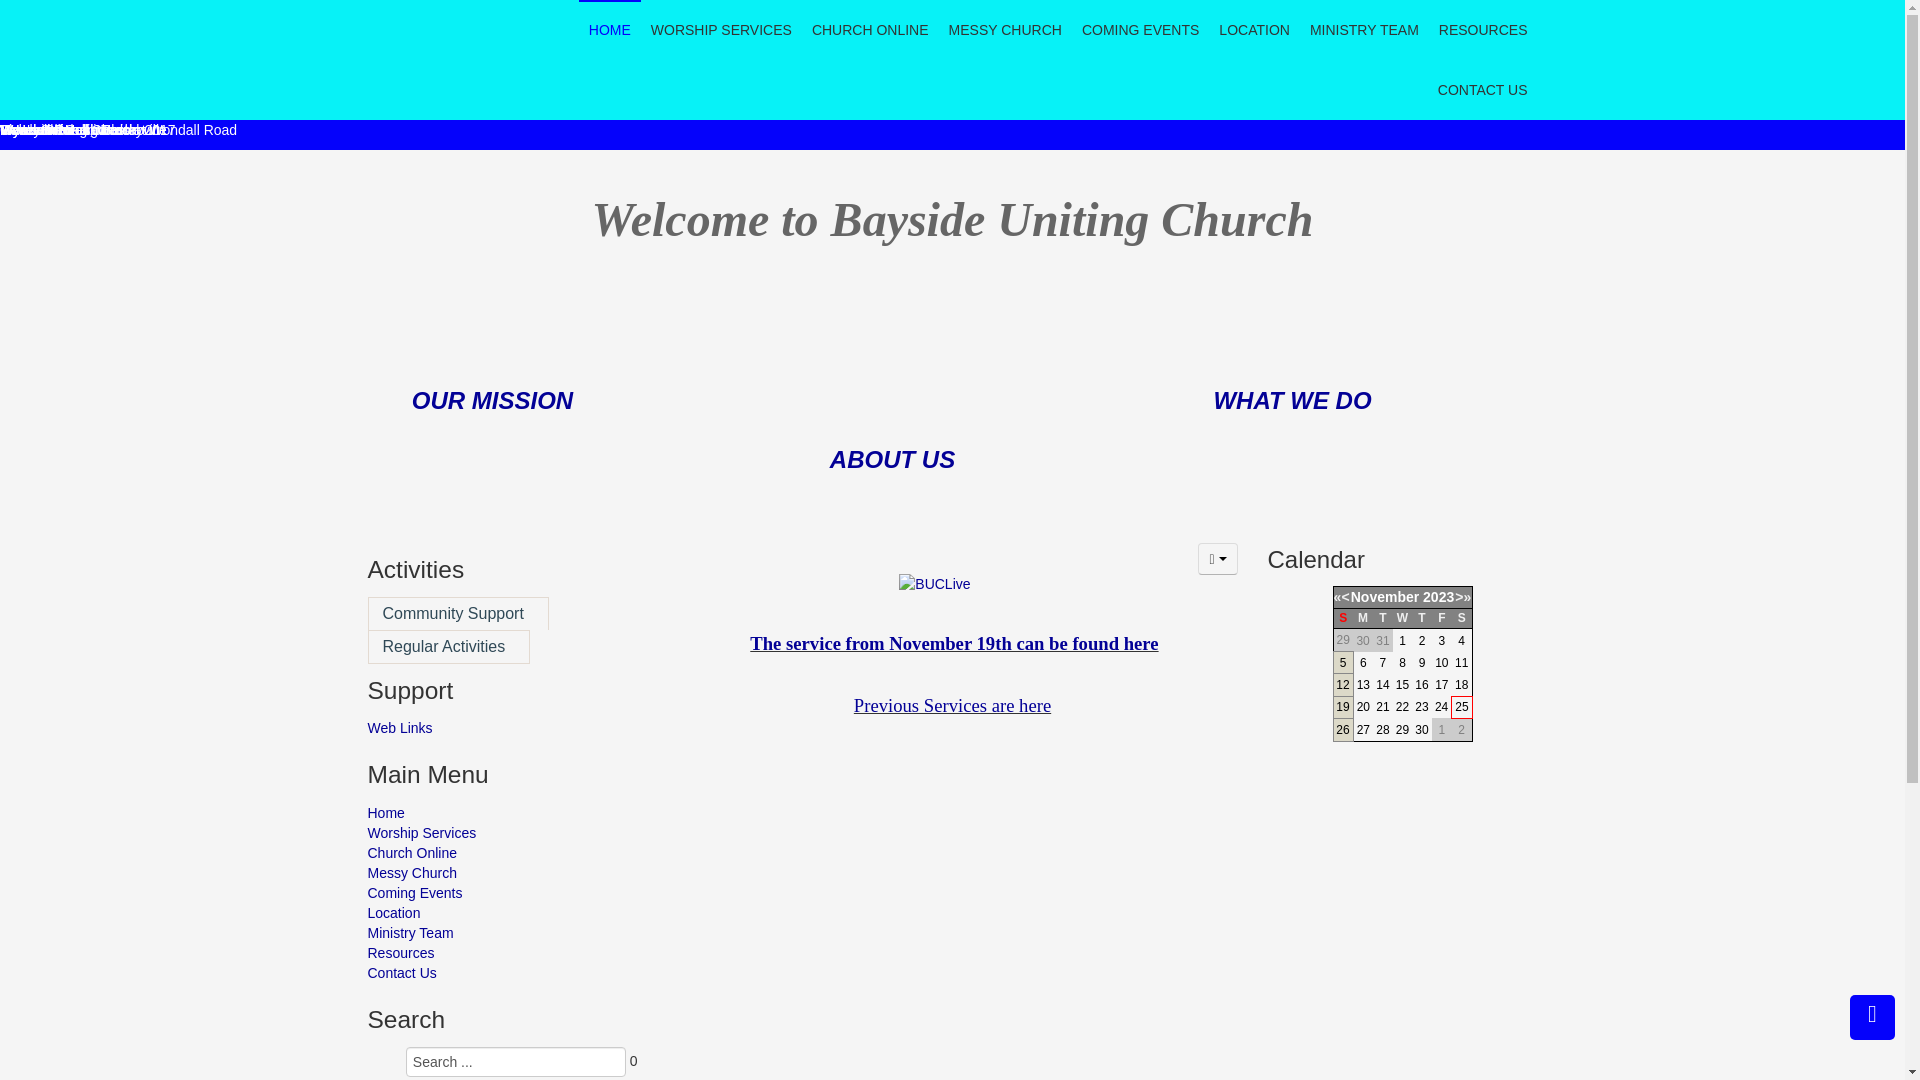 The width and height of the screenshot is (1920, 1080). What do you see at coordinates (1437, 596) in the screenshot?
I see `'2023'` at bounding box center [1437, 596].